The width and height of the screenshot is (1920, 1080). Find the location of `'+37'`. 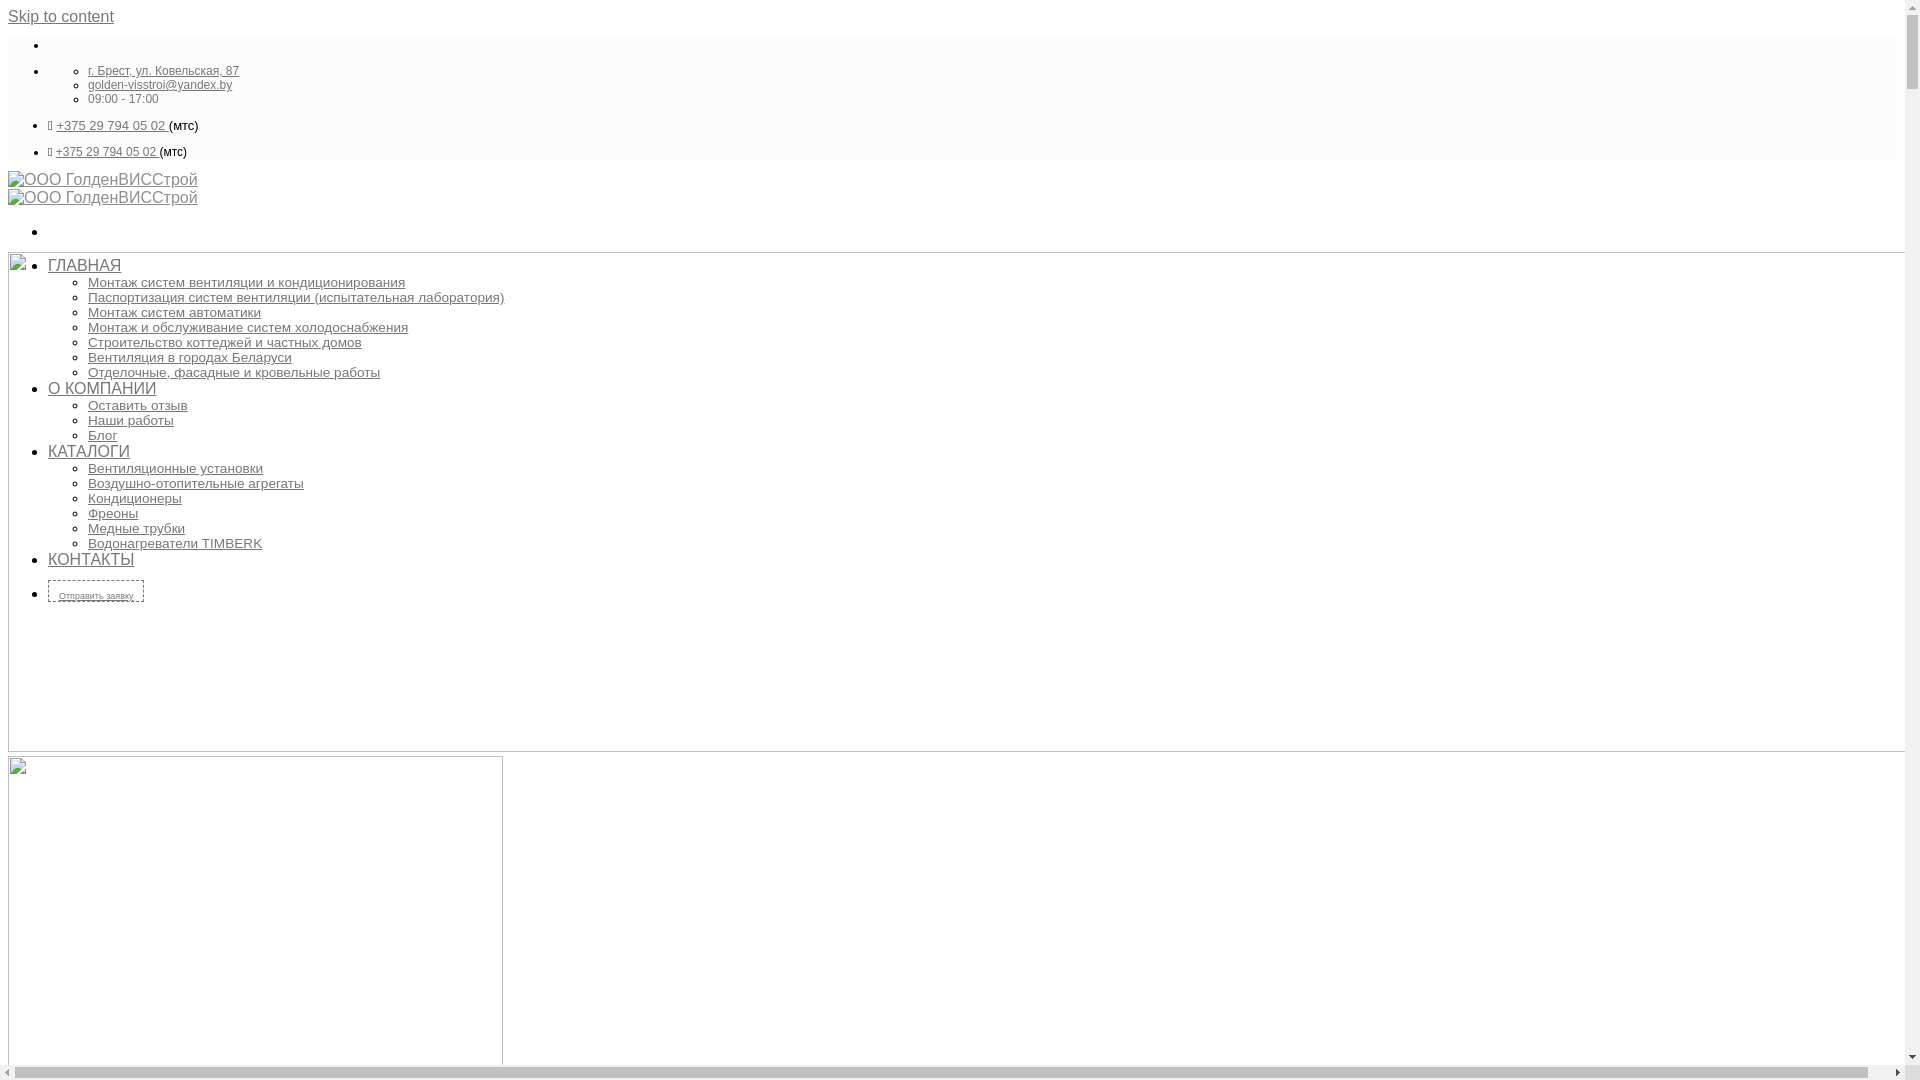

'+37' is located at coordinates (66, 150).